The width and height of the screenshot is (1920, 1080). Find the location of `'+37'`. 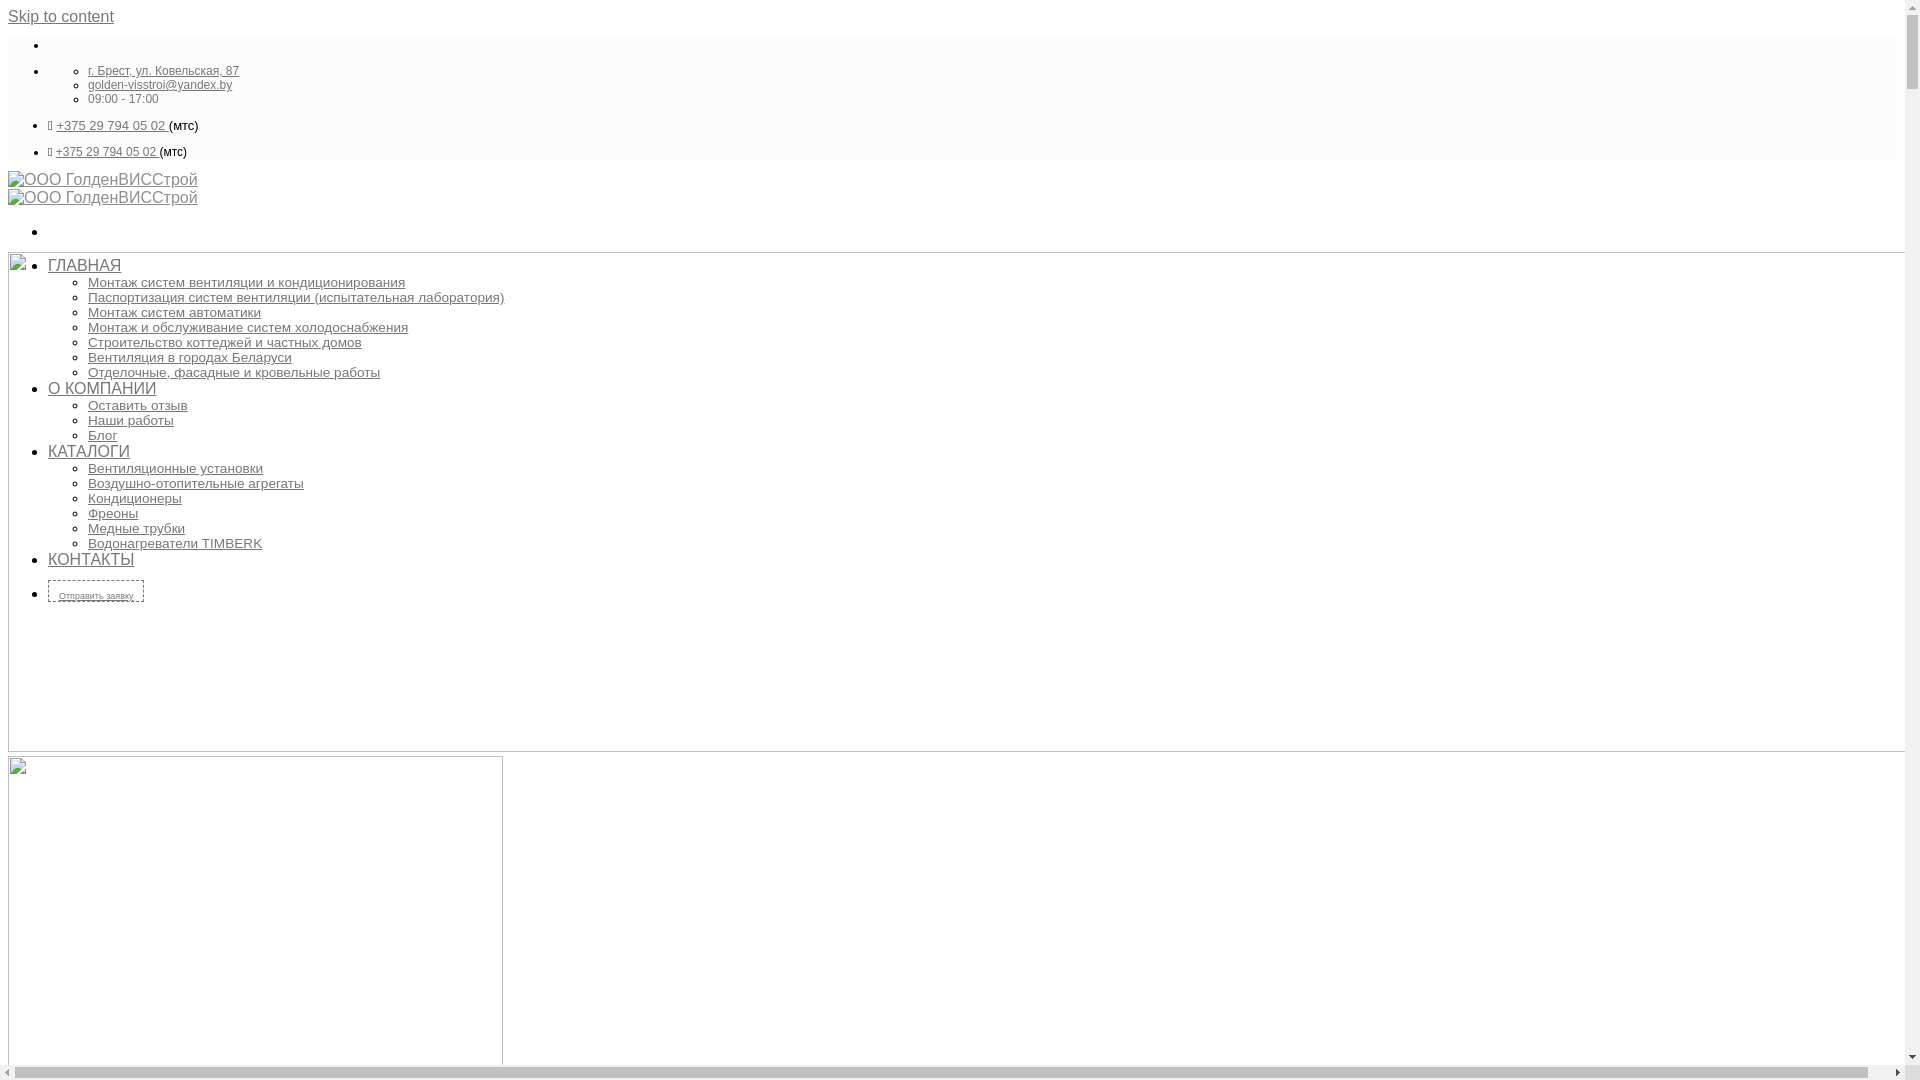

'+37' is located at coordinates (66, 150).